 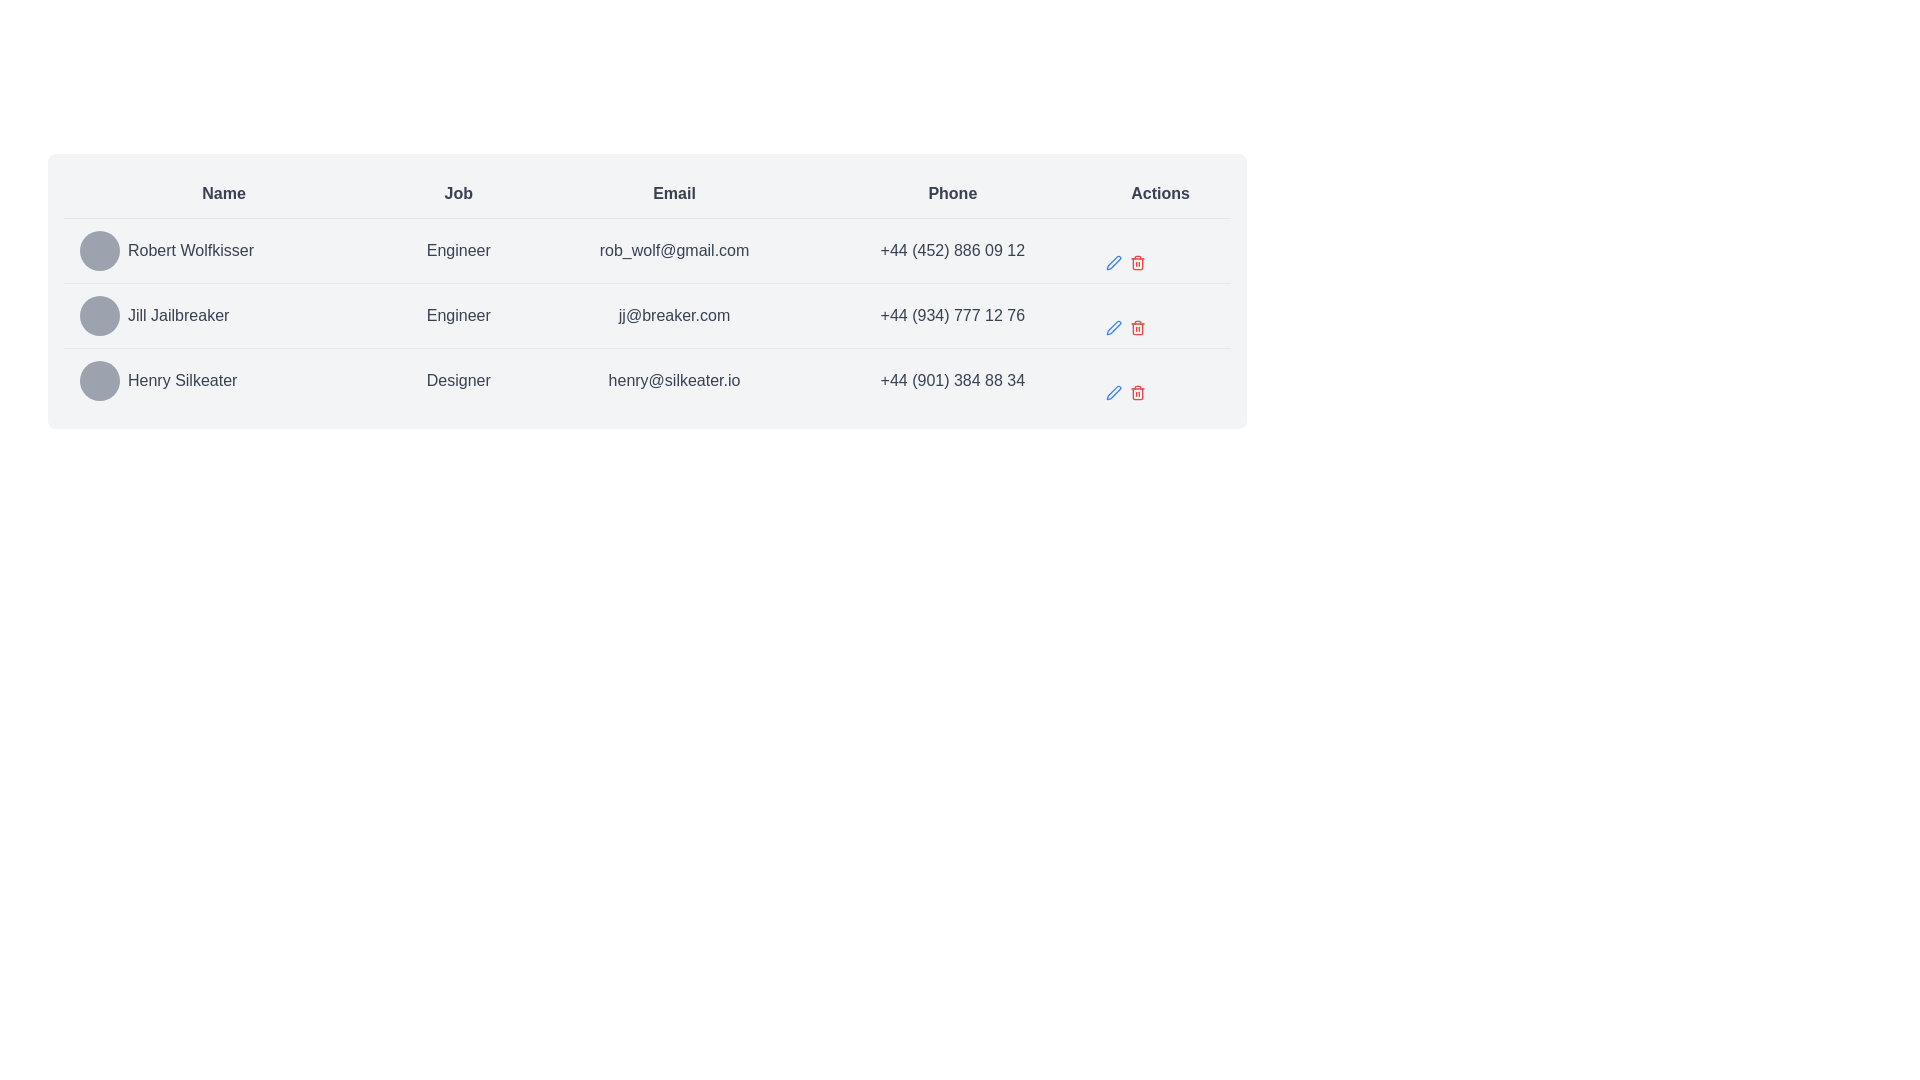 What do you see at coordinates (457, 380) in the screenshot?
I see `the text label displaying 'Designer' located in the 'Job' column of the last row in the table, positioned between 'Henry Silkeater' and 'henry@silkeater.io'` at bounding box center [457, 380].